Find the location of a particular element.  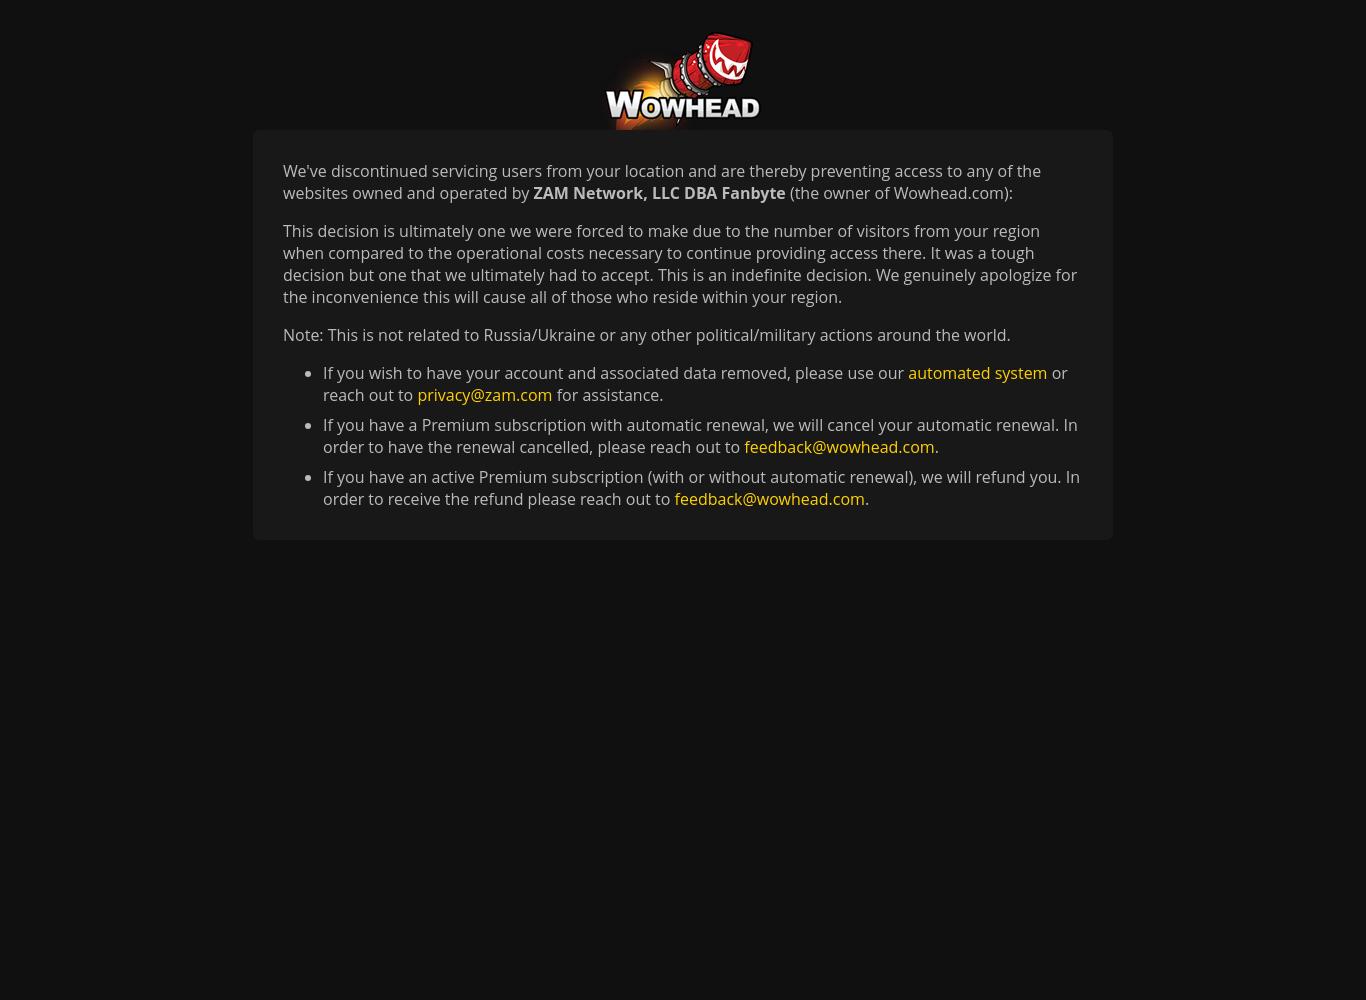

'Note: This is not related to Russia/Ukraine or any other political/military actions around the world.' is located at coordinates (283, 334).